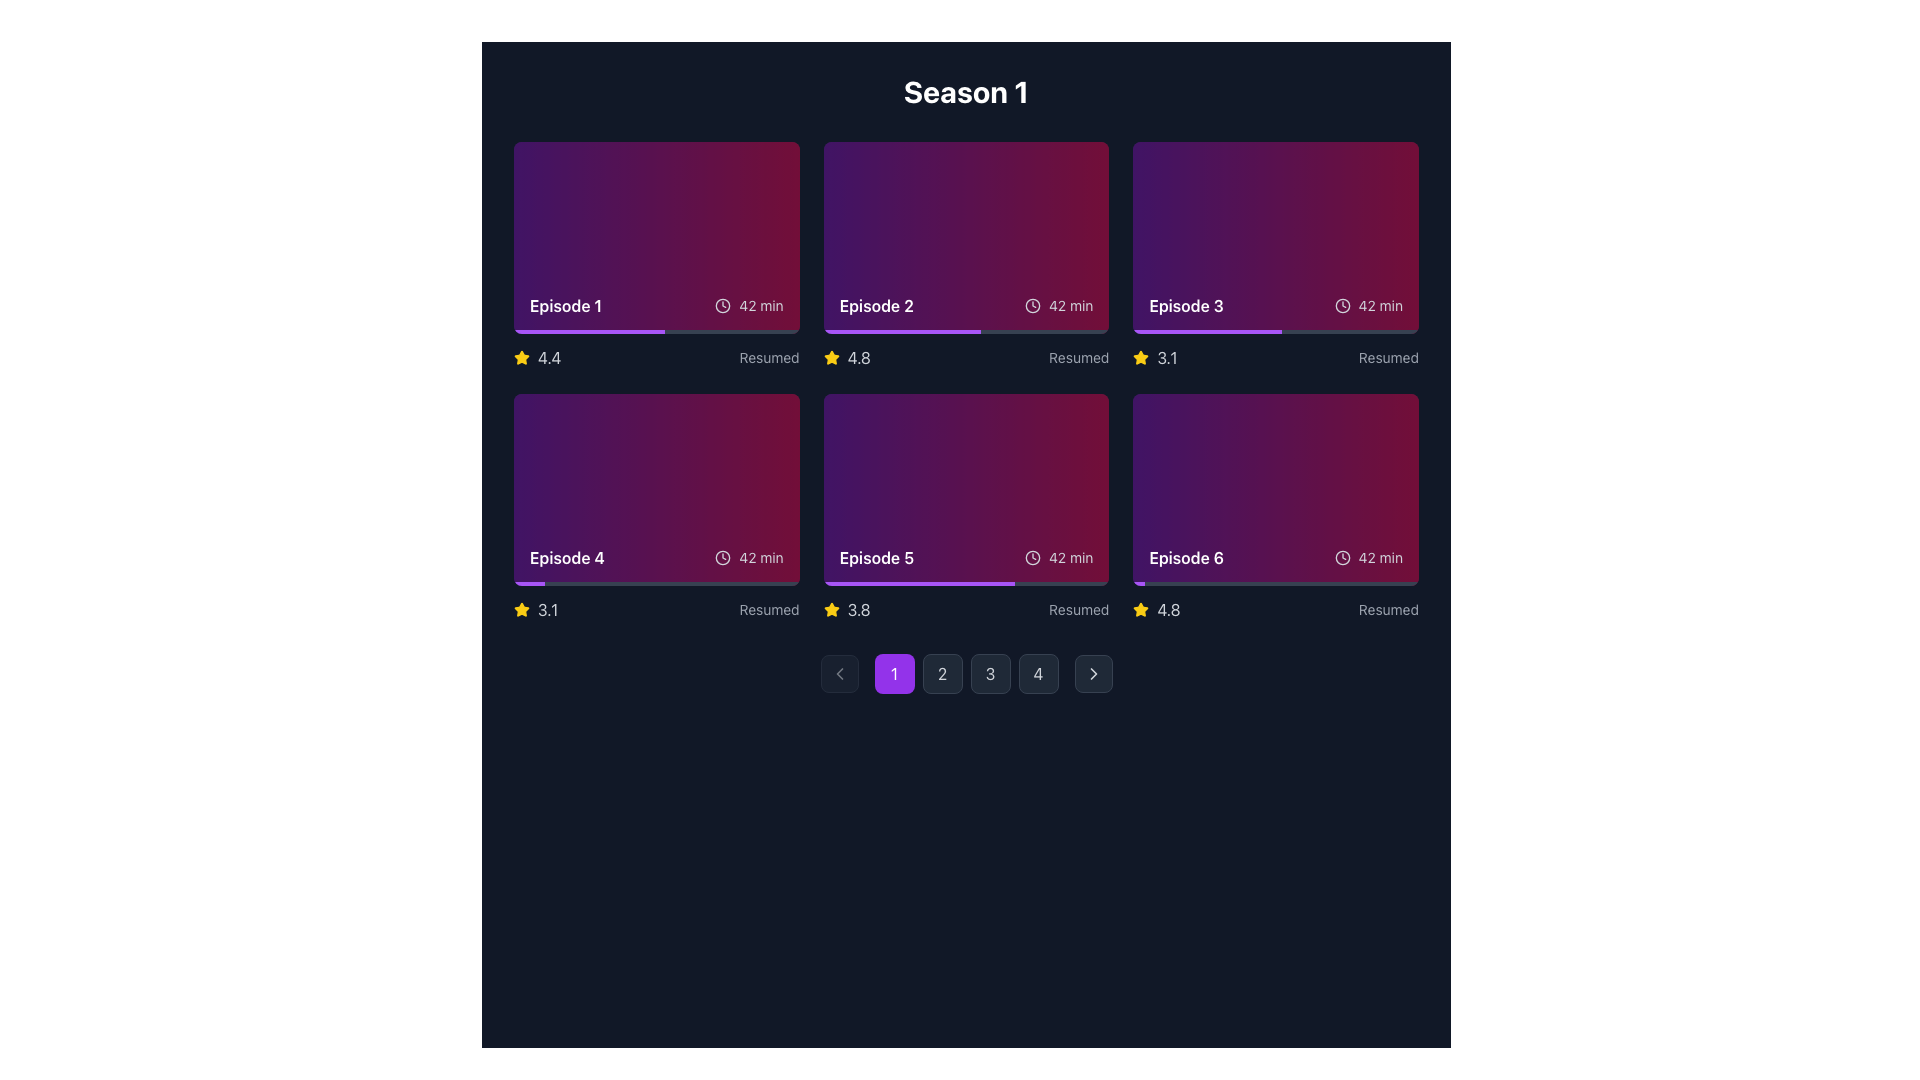 Image resolution: width=1920 pixels, height=1080 pixels. I want to click on text indicating the duration of the episode located in the top-right corner of the episode card, so click(1379, 305).